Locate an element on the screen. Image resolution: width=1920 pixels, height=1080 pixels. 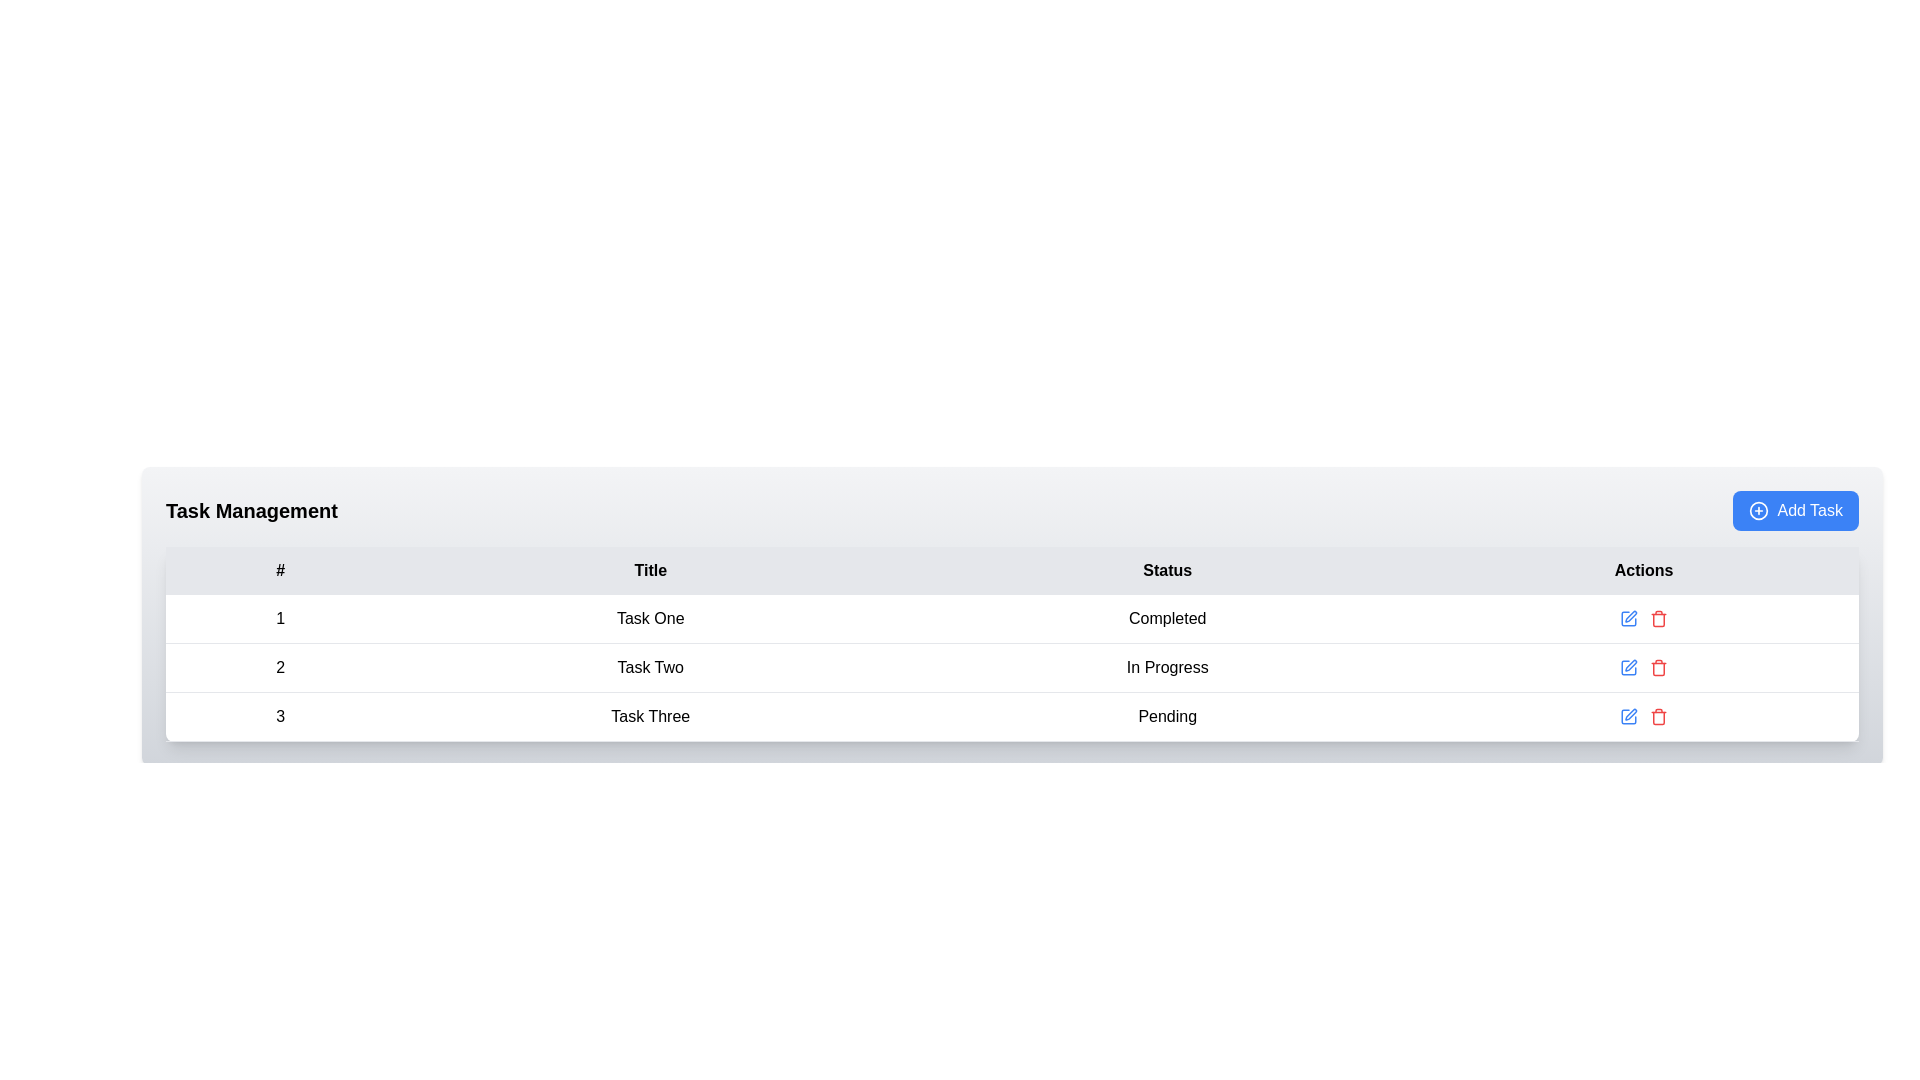
the Icon button located in the 'Actions' column of the third row in the table is located at coordinates (1629, 716).